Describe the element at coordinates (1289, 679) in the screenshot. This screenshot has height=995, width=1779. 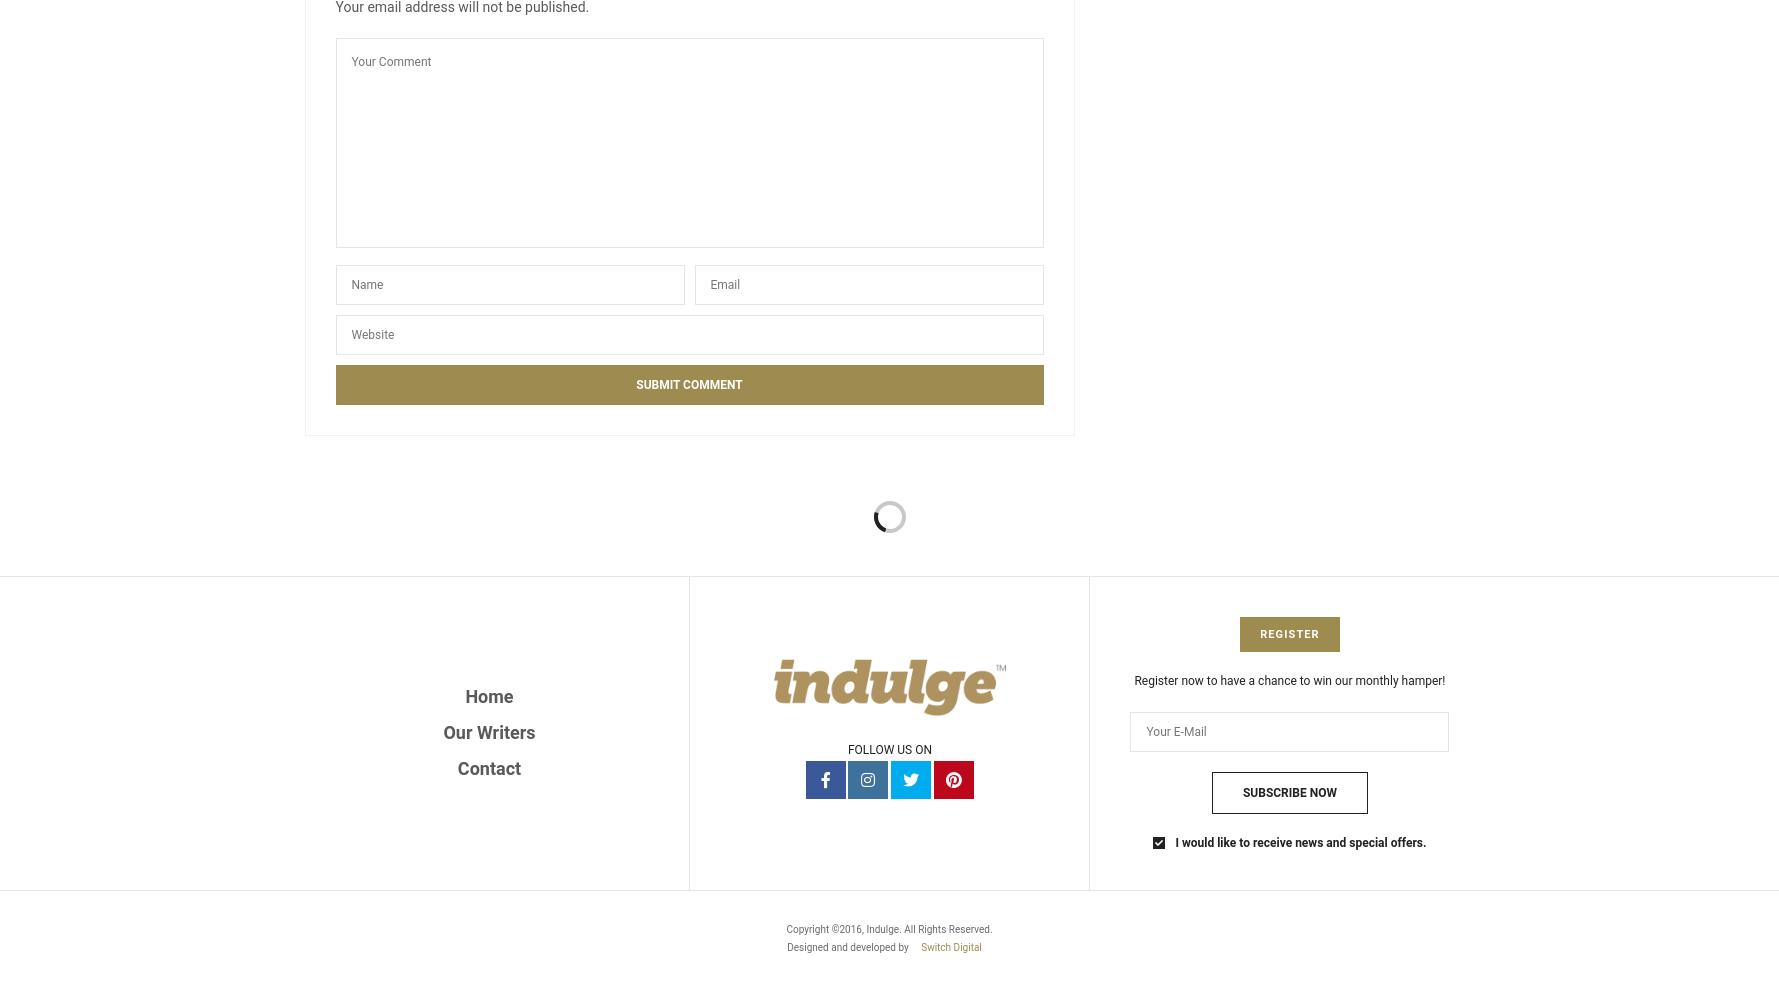
I see `'Register now to have a chance to win our monthly hamper!'` at that location.